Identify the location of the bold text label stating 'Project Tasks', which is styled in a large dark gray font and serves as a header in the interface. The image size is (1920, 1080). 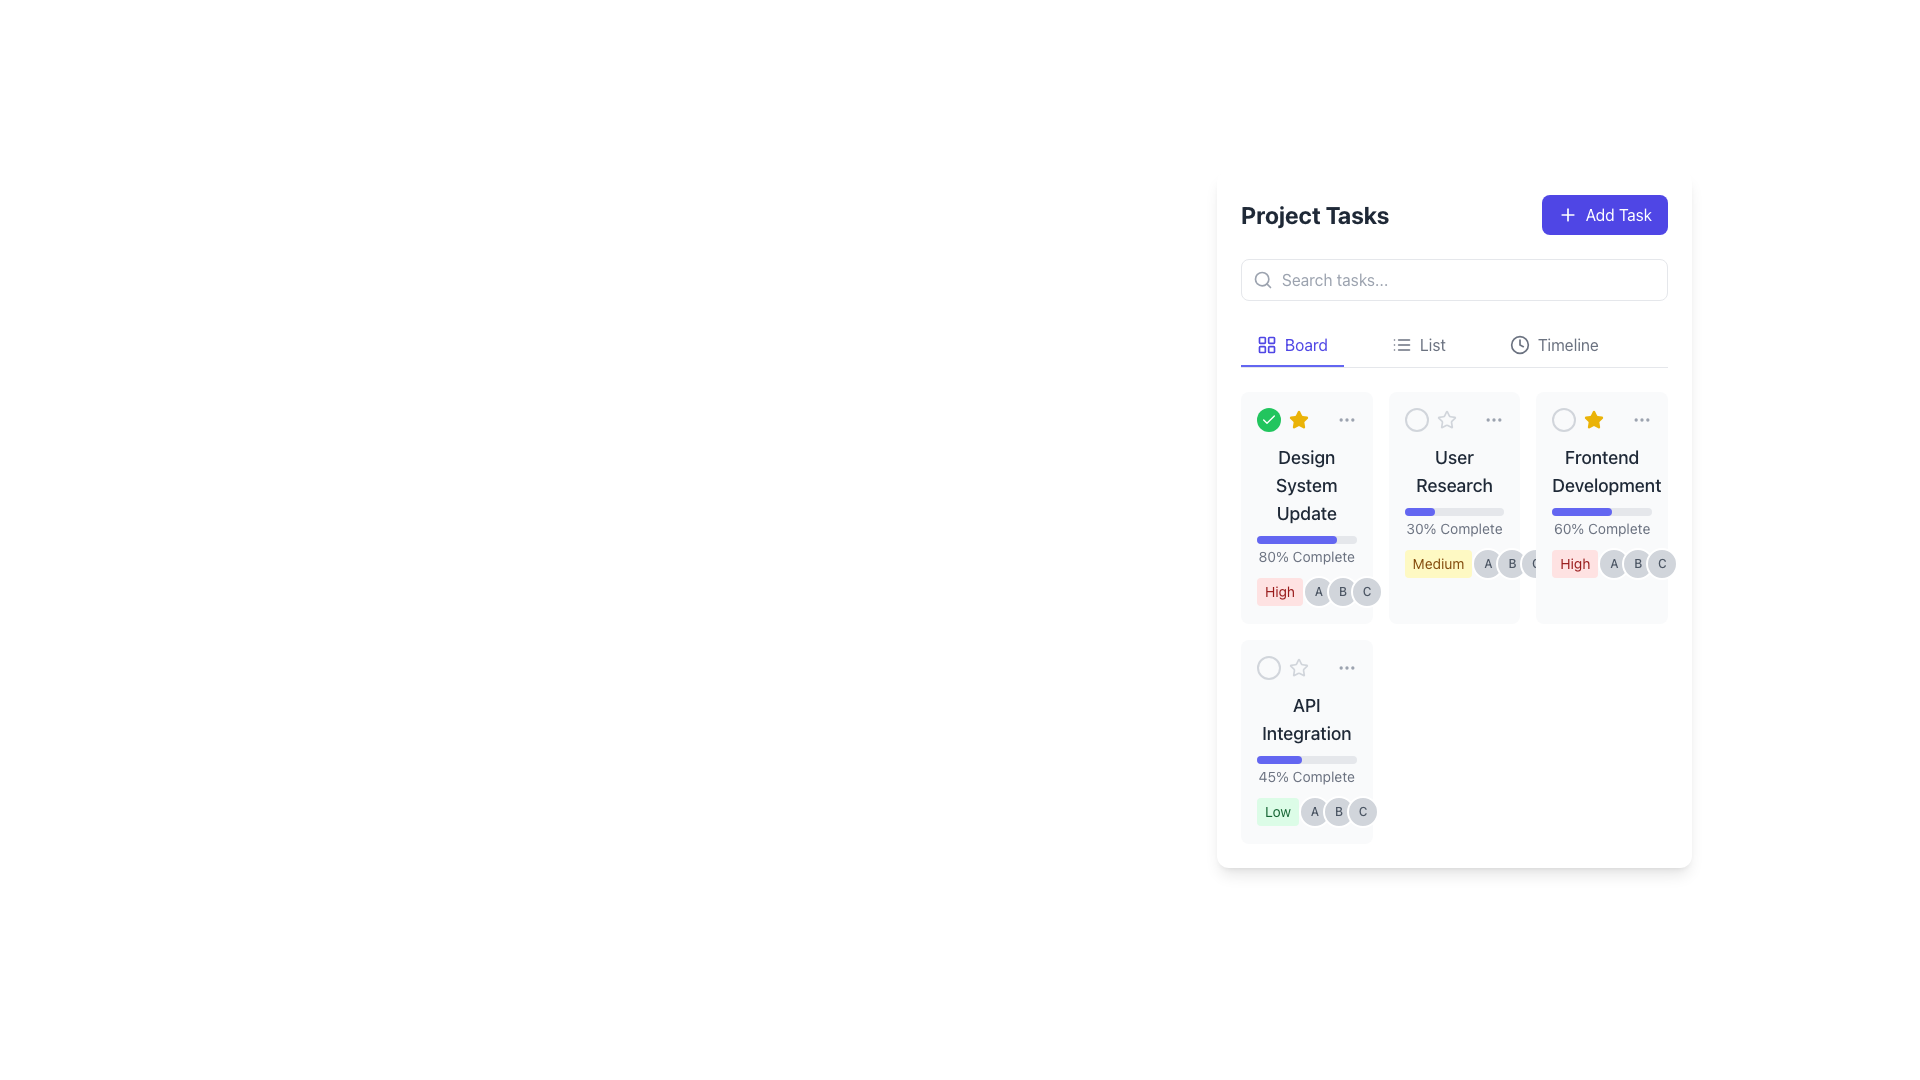
(1315, 215).